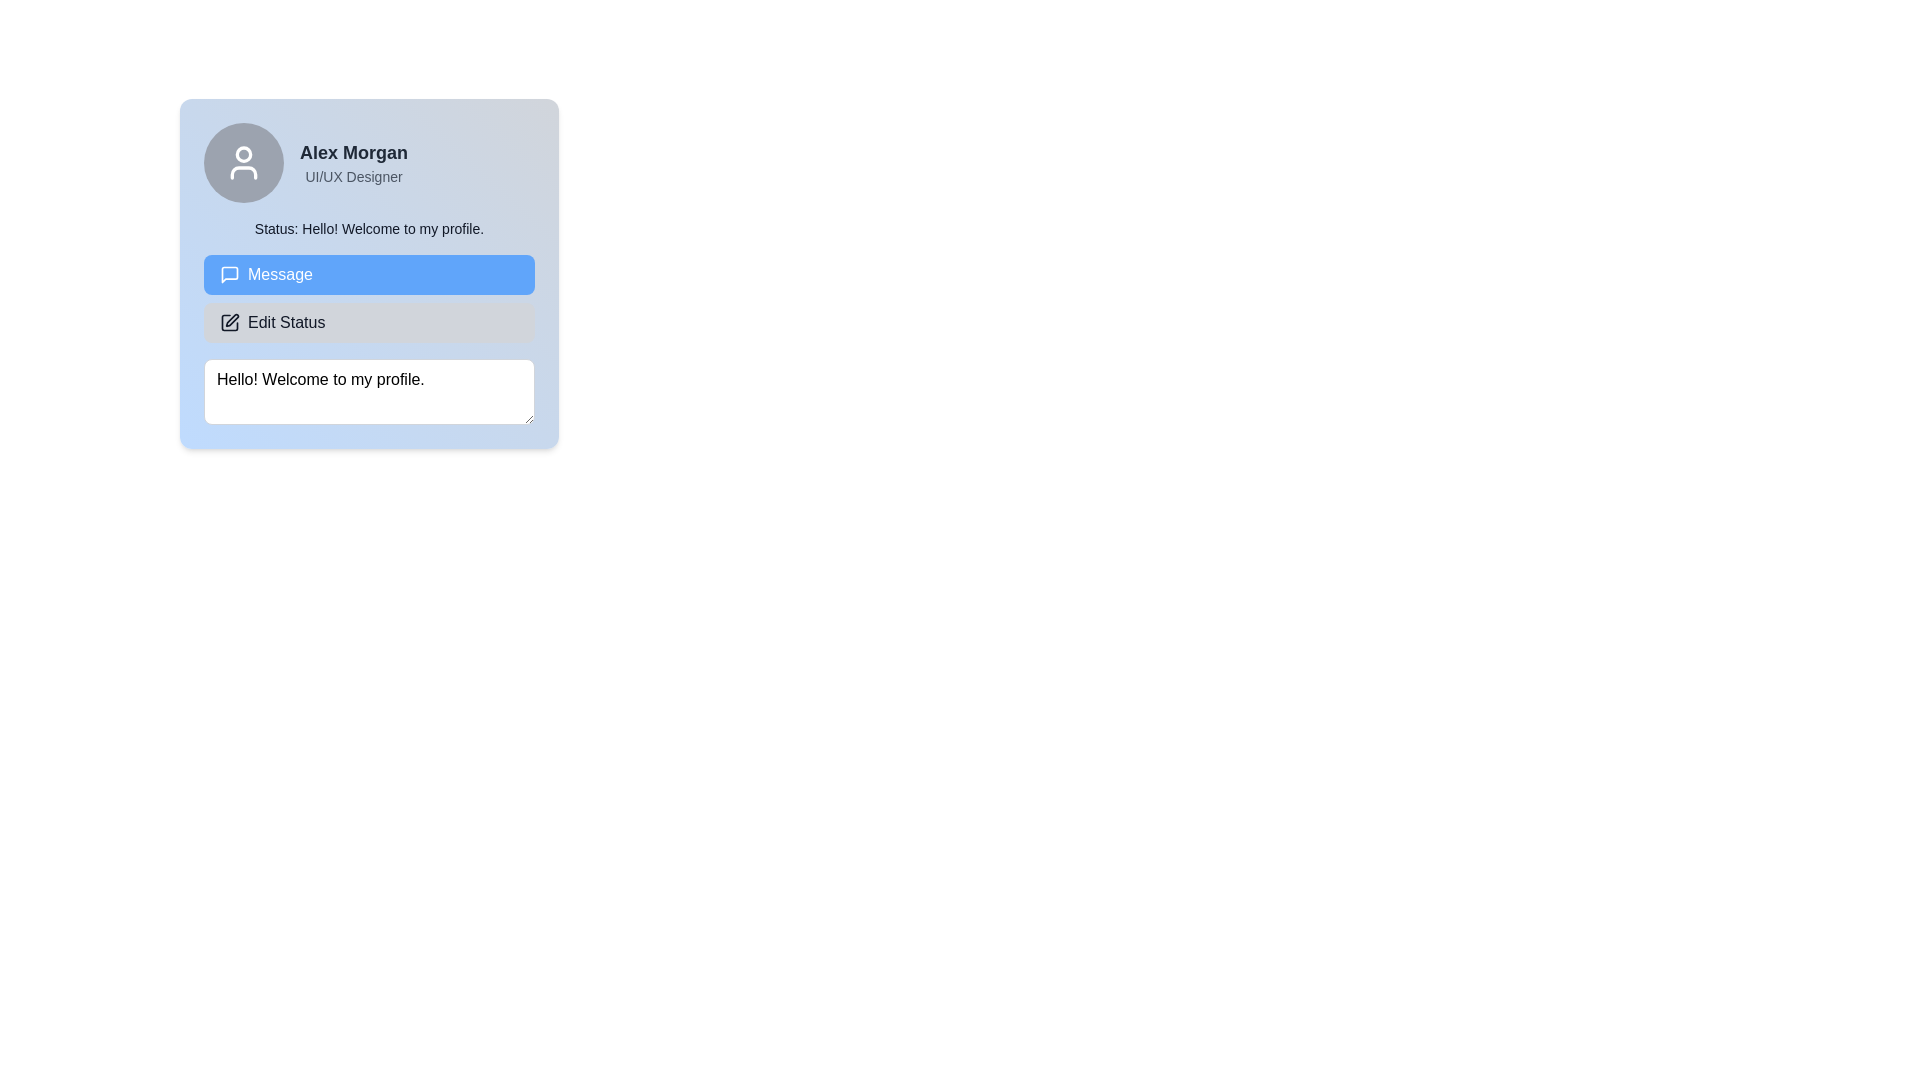 This screenshot has width=1920, height=1080. Describe the element at coordinates (230, 274) in the screenshot. I see `the chat bubble icon within the blue 'Message' button located on the left side of its text` at that location.